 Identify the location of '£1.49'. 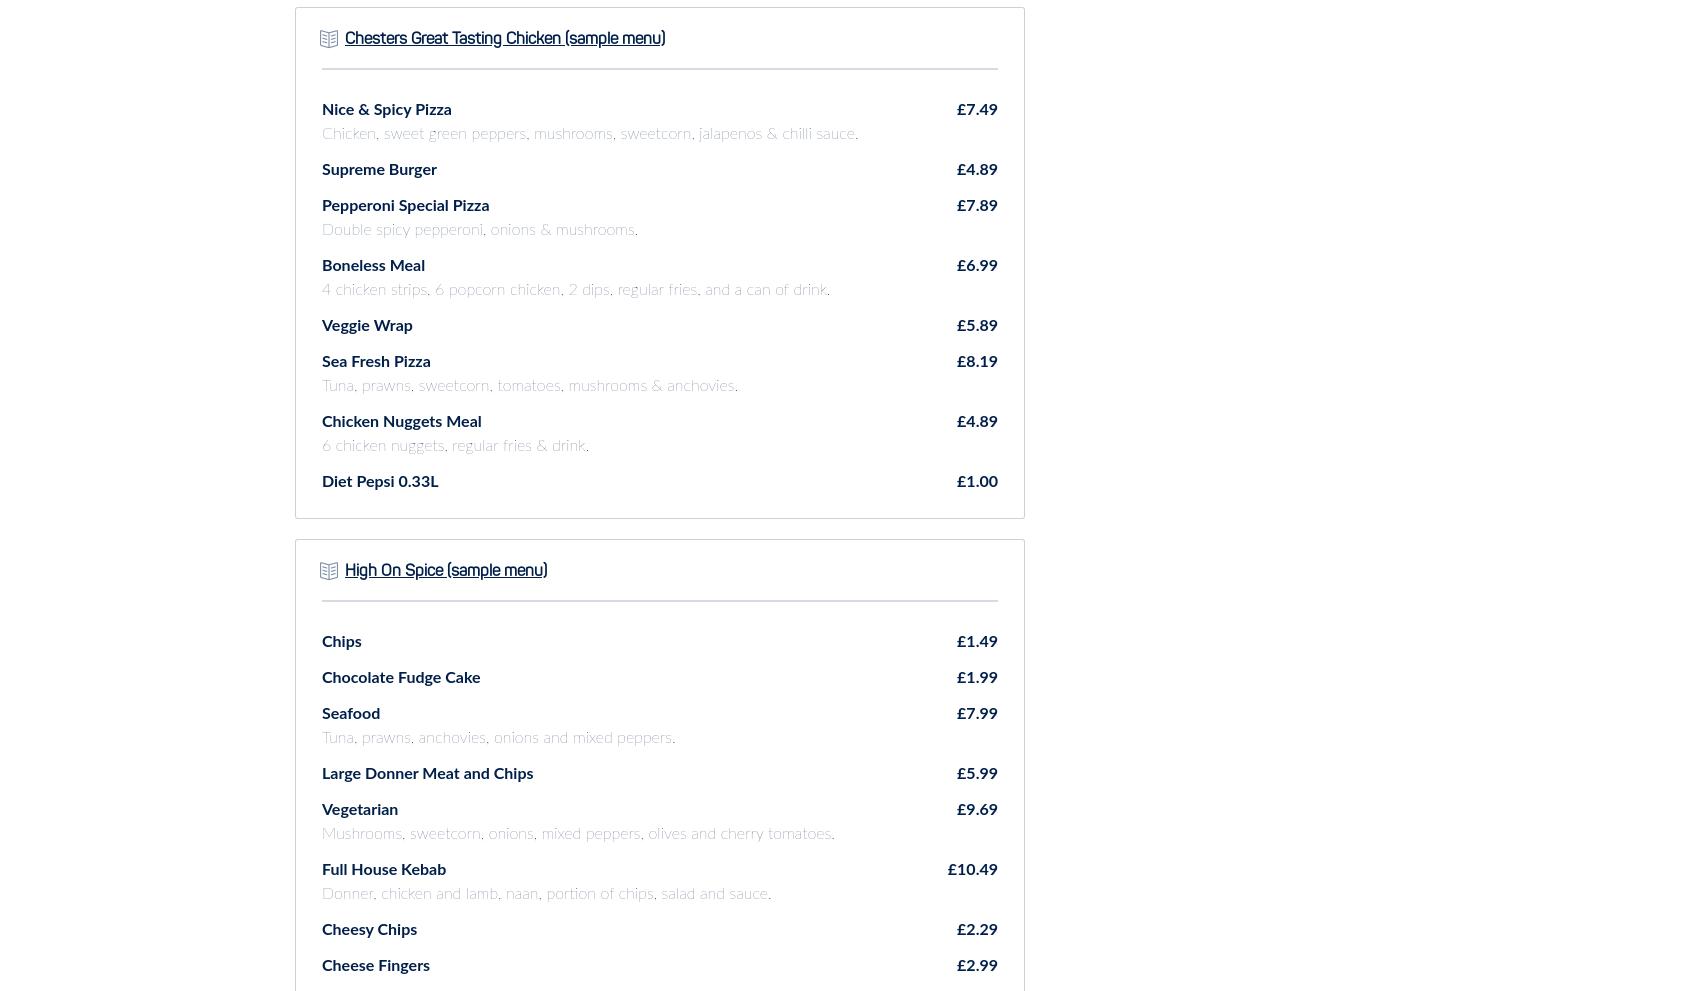
(976, 639).